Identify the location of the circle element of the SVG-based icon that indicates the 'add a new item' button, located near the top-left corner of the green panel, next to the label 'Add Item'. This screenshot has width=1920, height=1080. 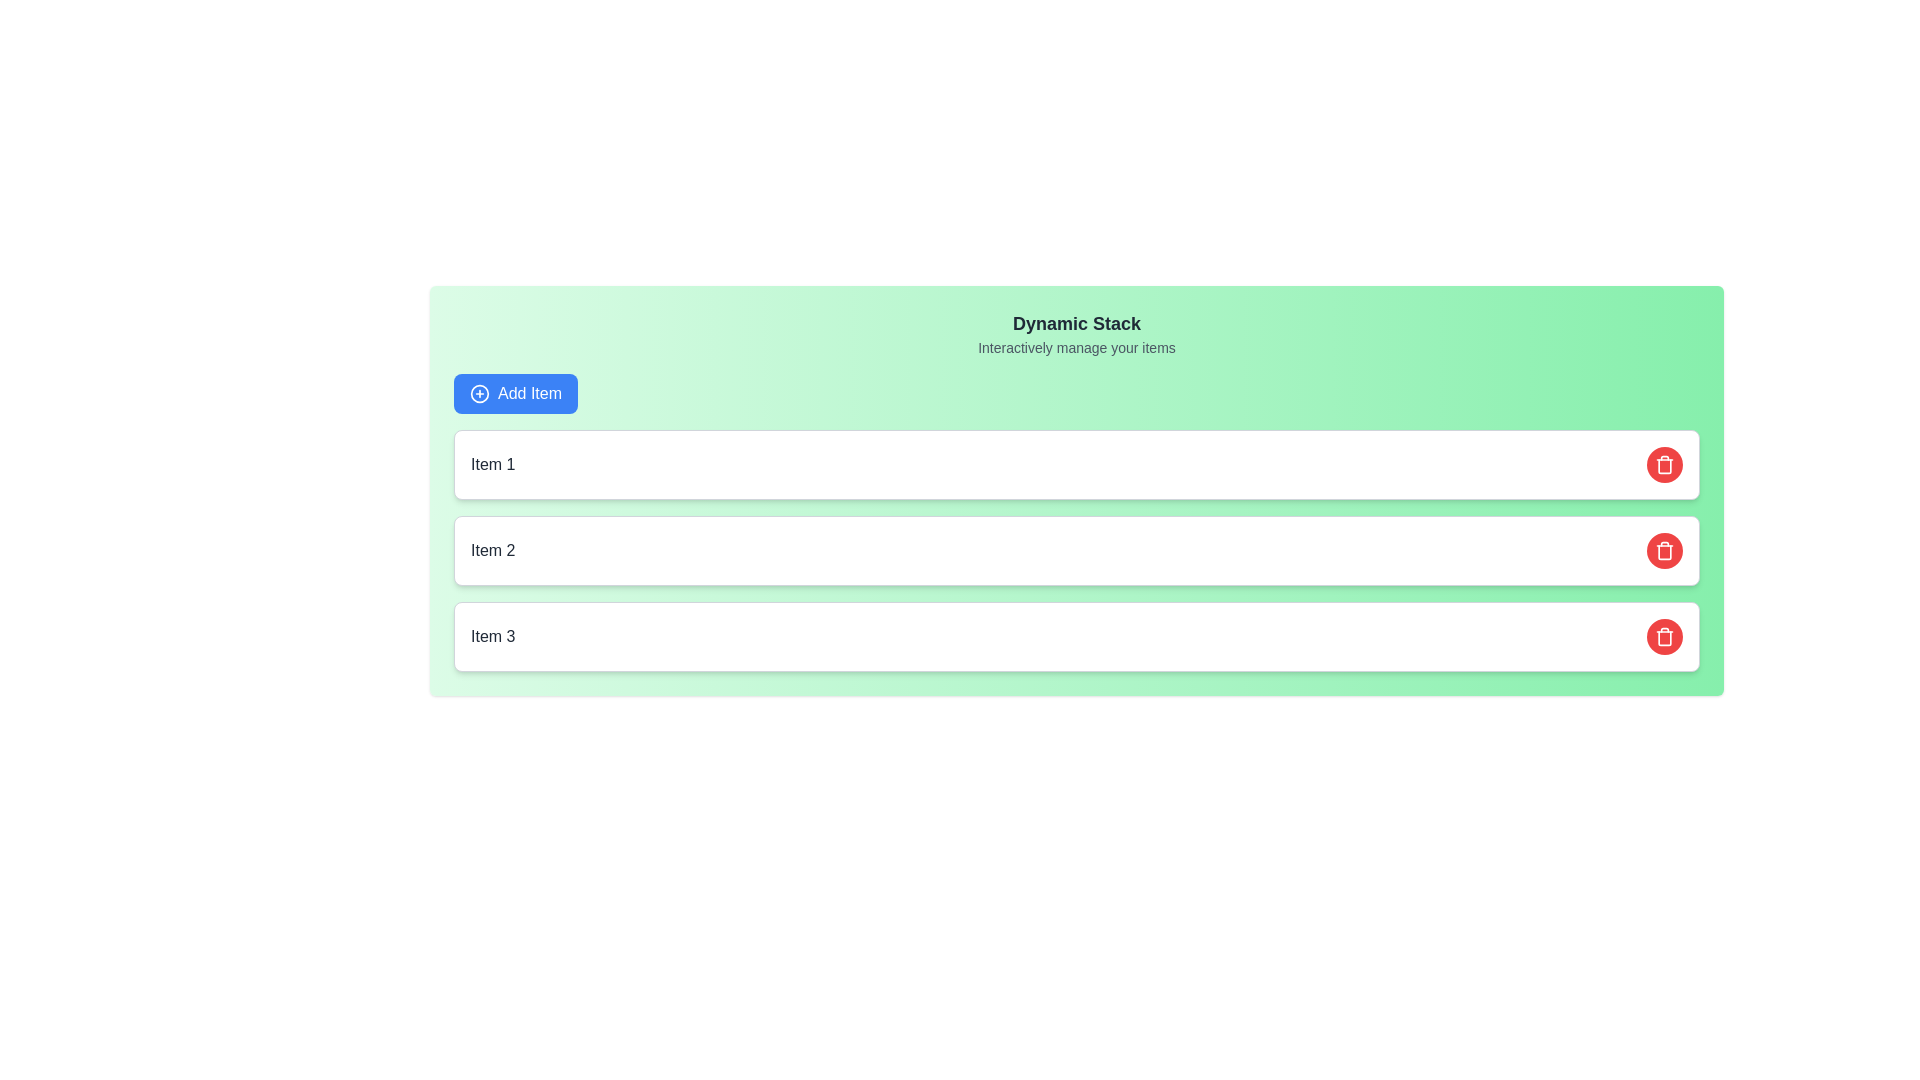
(480, 393).